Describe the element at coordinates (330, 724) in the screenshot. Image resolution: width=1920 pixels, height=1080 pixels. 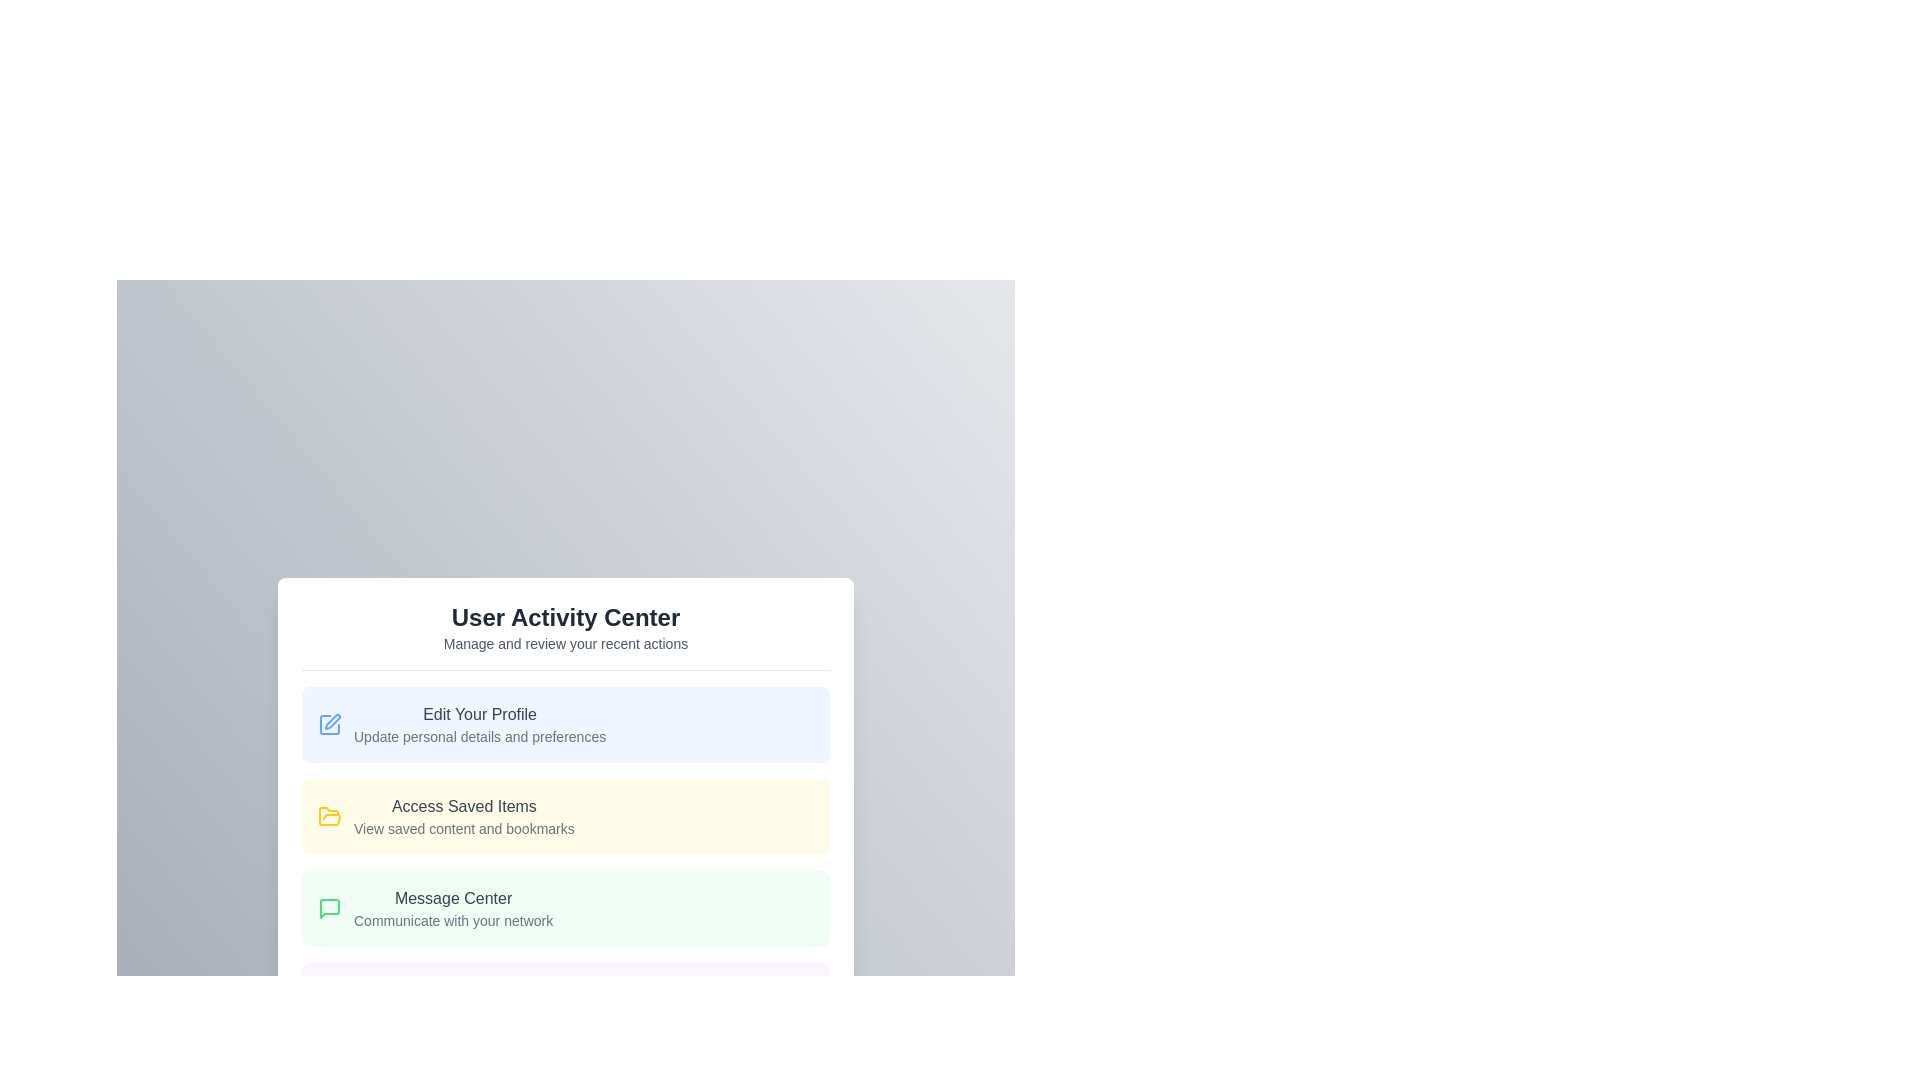
I see `the 'Edit Your Profile' icon located in the topmost row of the list, which is on the left side of the 'Edit Your Profile' text` at that location.